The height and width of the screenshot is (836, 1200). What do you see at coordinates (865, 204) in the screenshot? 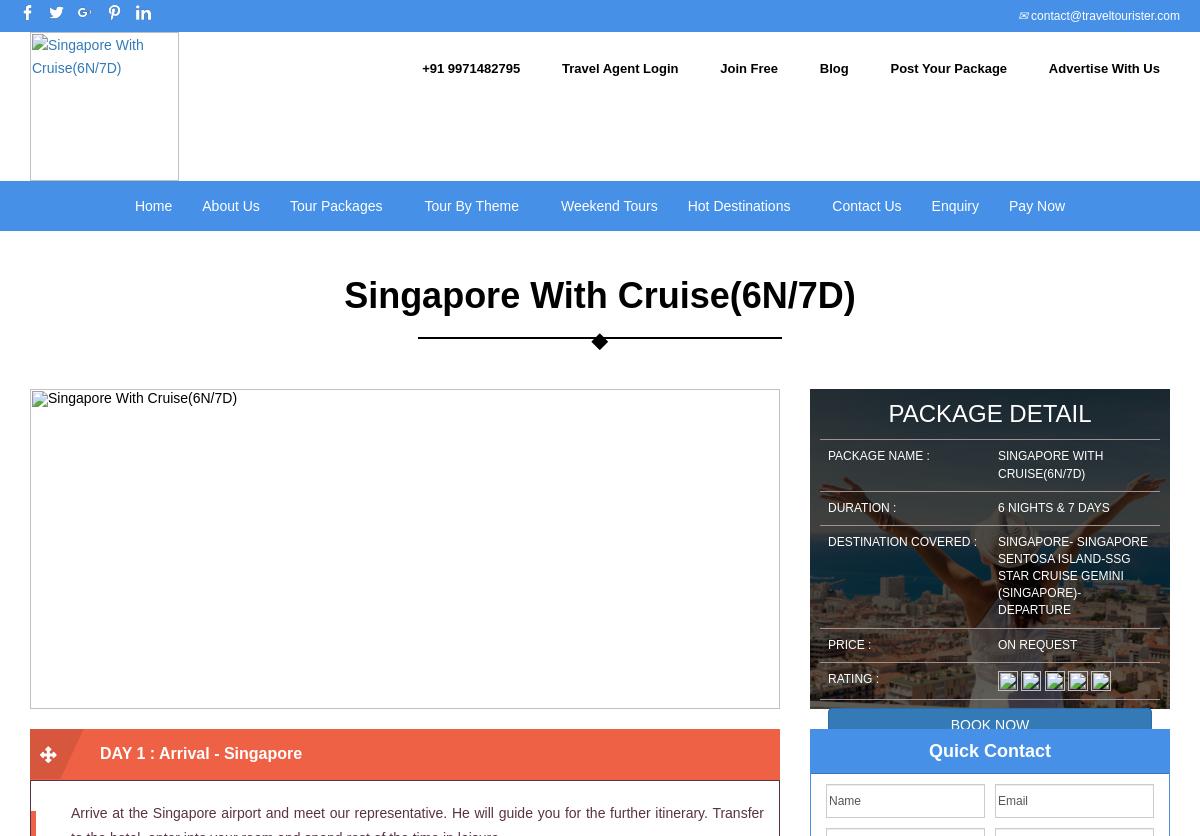
I see `'Contact Us'` at bounding box center [865, 204].